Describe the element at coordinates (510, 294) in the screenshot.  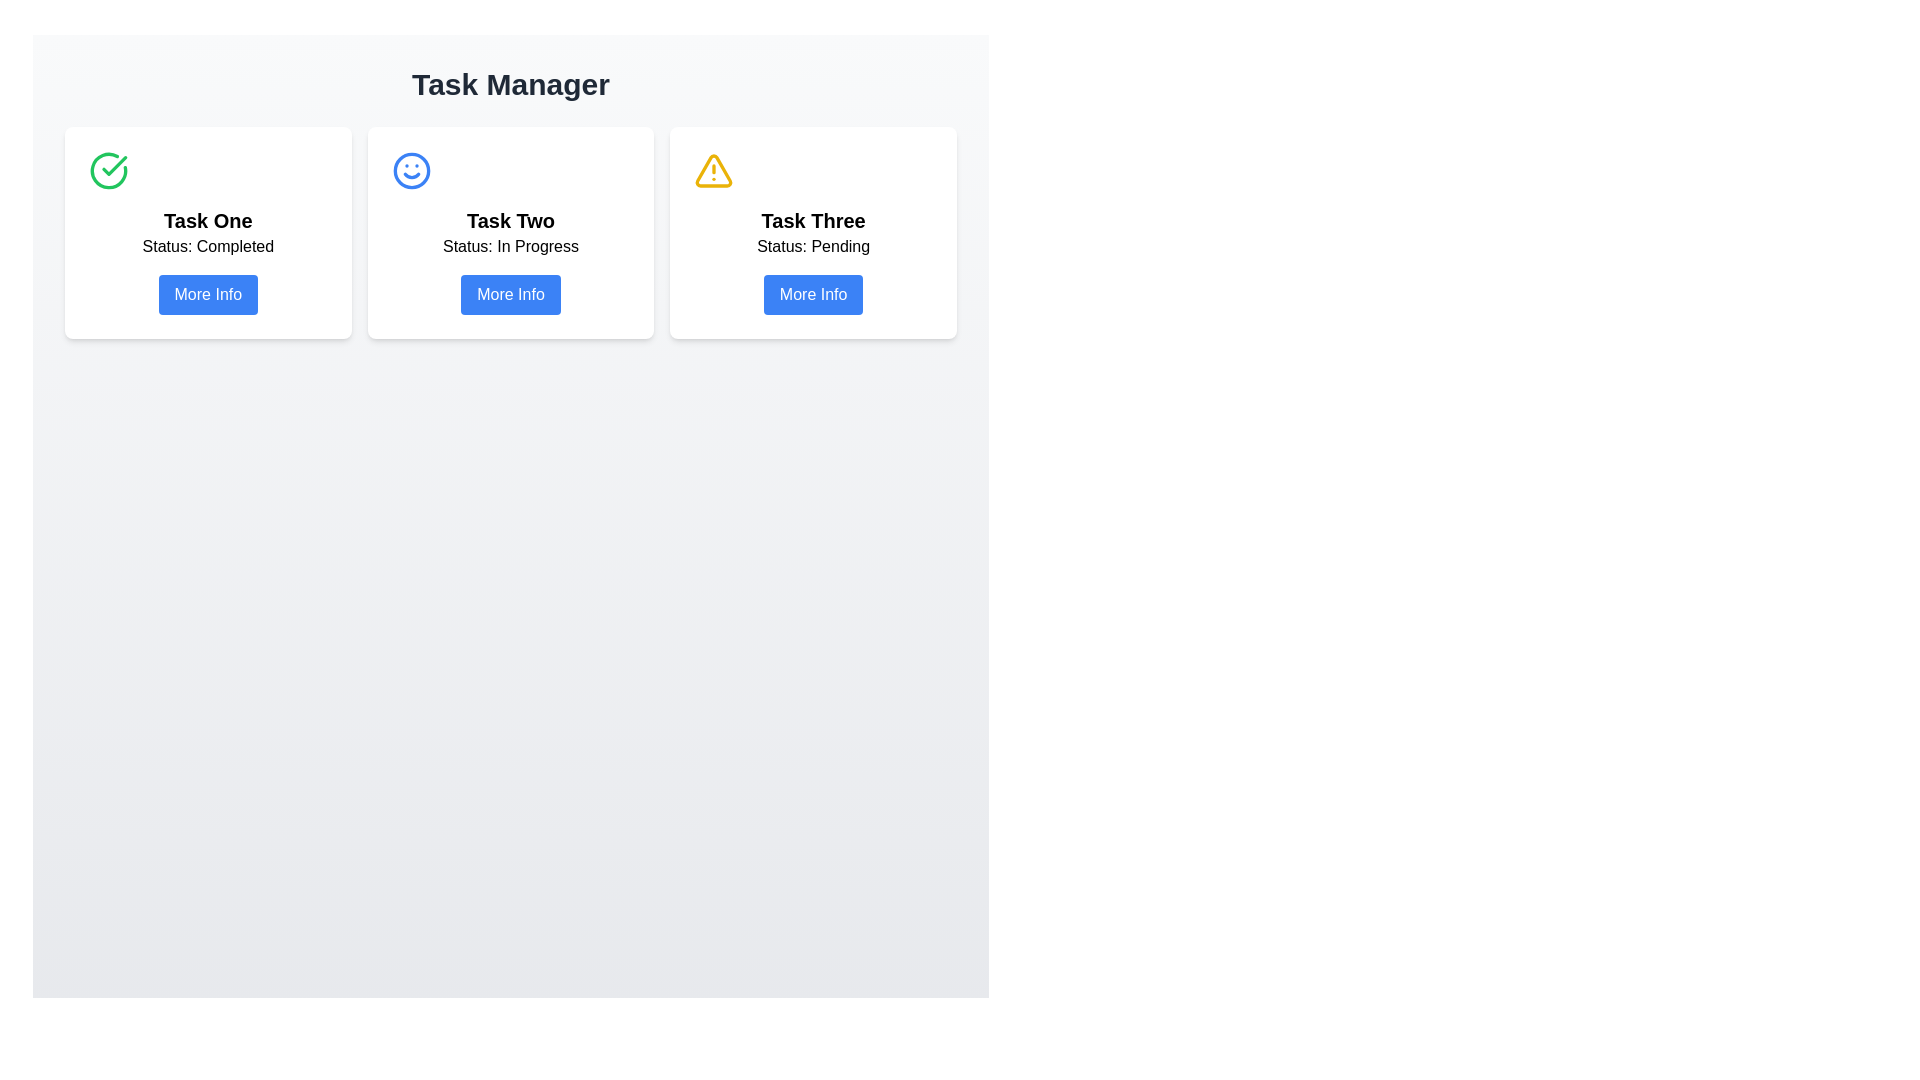
I see `the button that provides more information related to 'Task Two', located at the bottom of the center card titled 'Task Two' under 'Status: In Progress'` at that location.